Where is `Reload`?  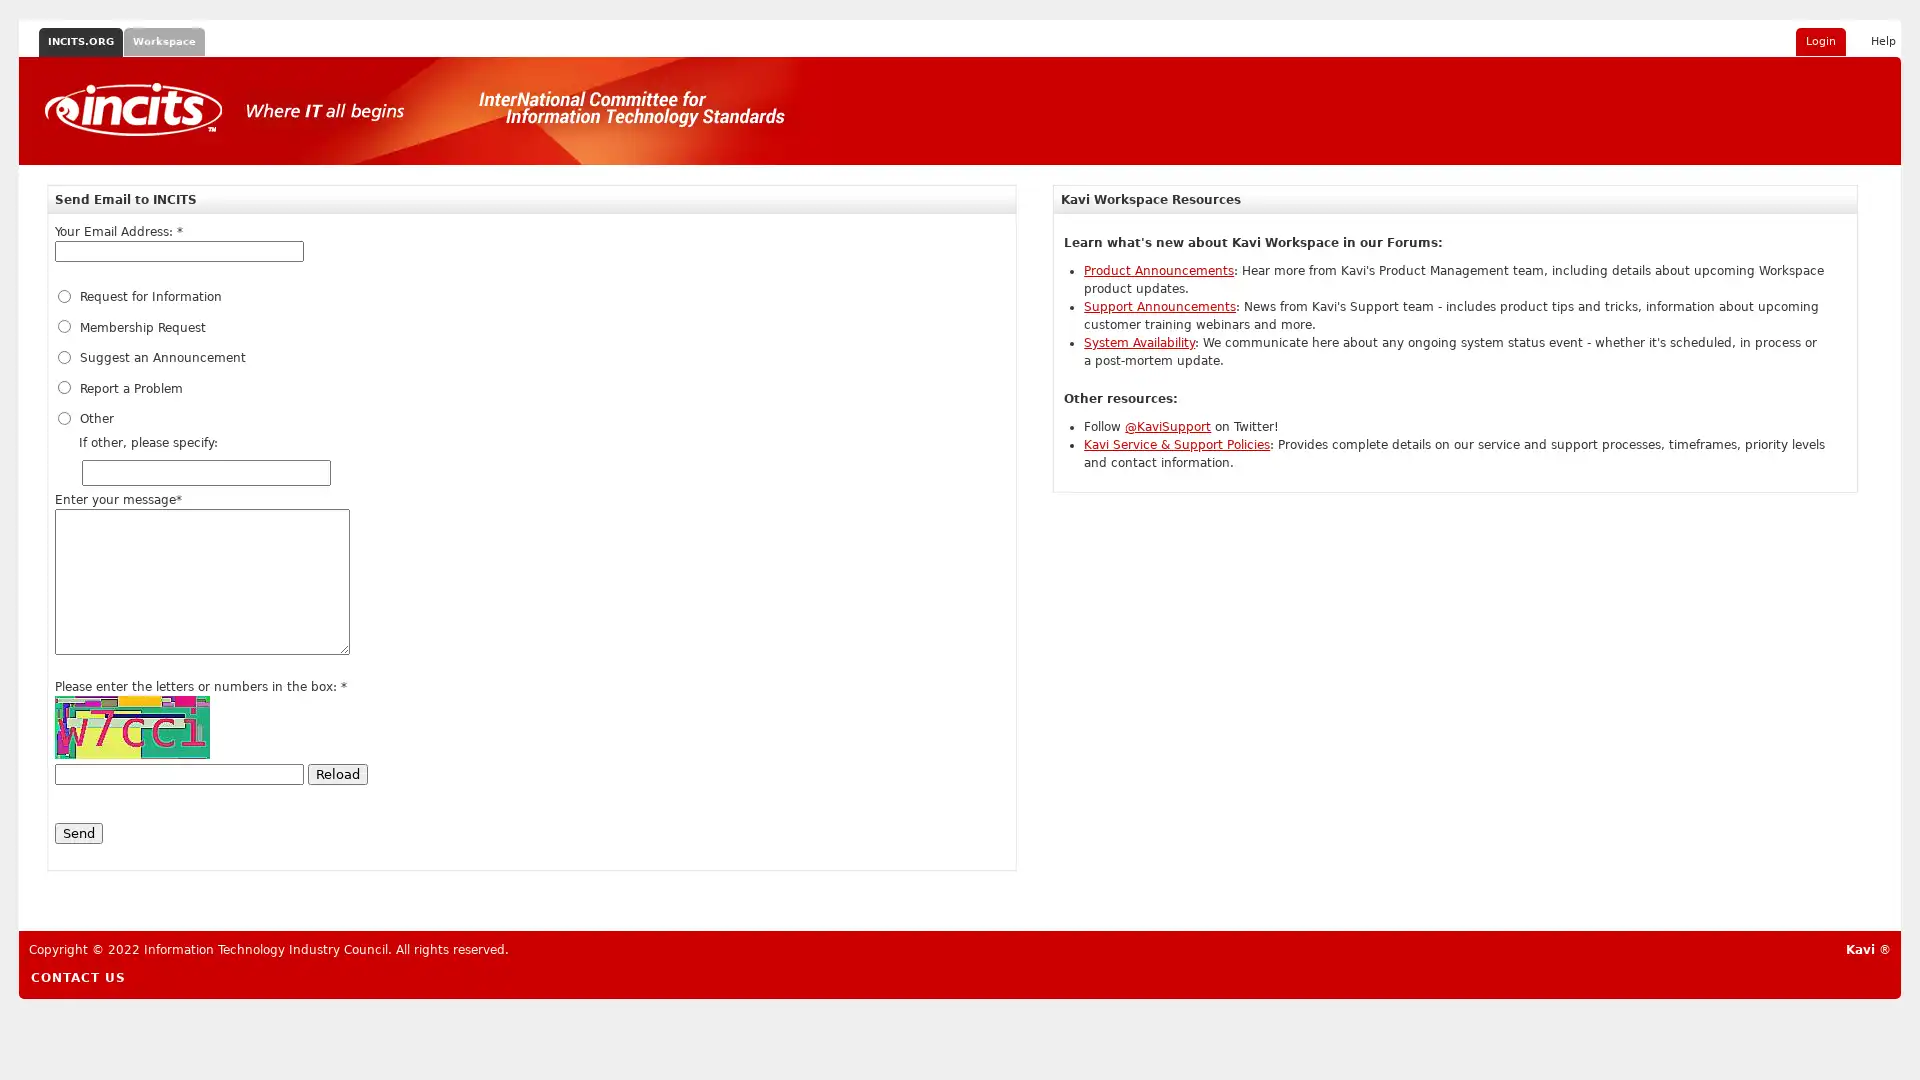 Reload is located at coordinates (337, 773).